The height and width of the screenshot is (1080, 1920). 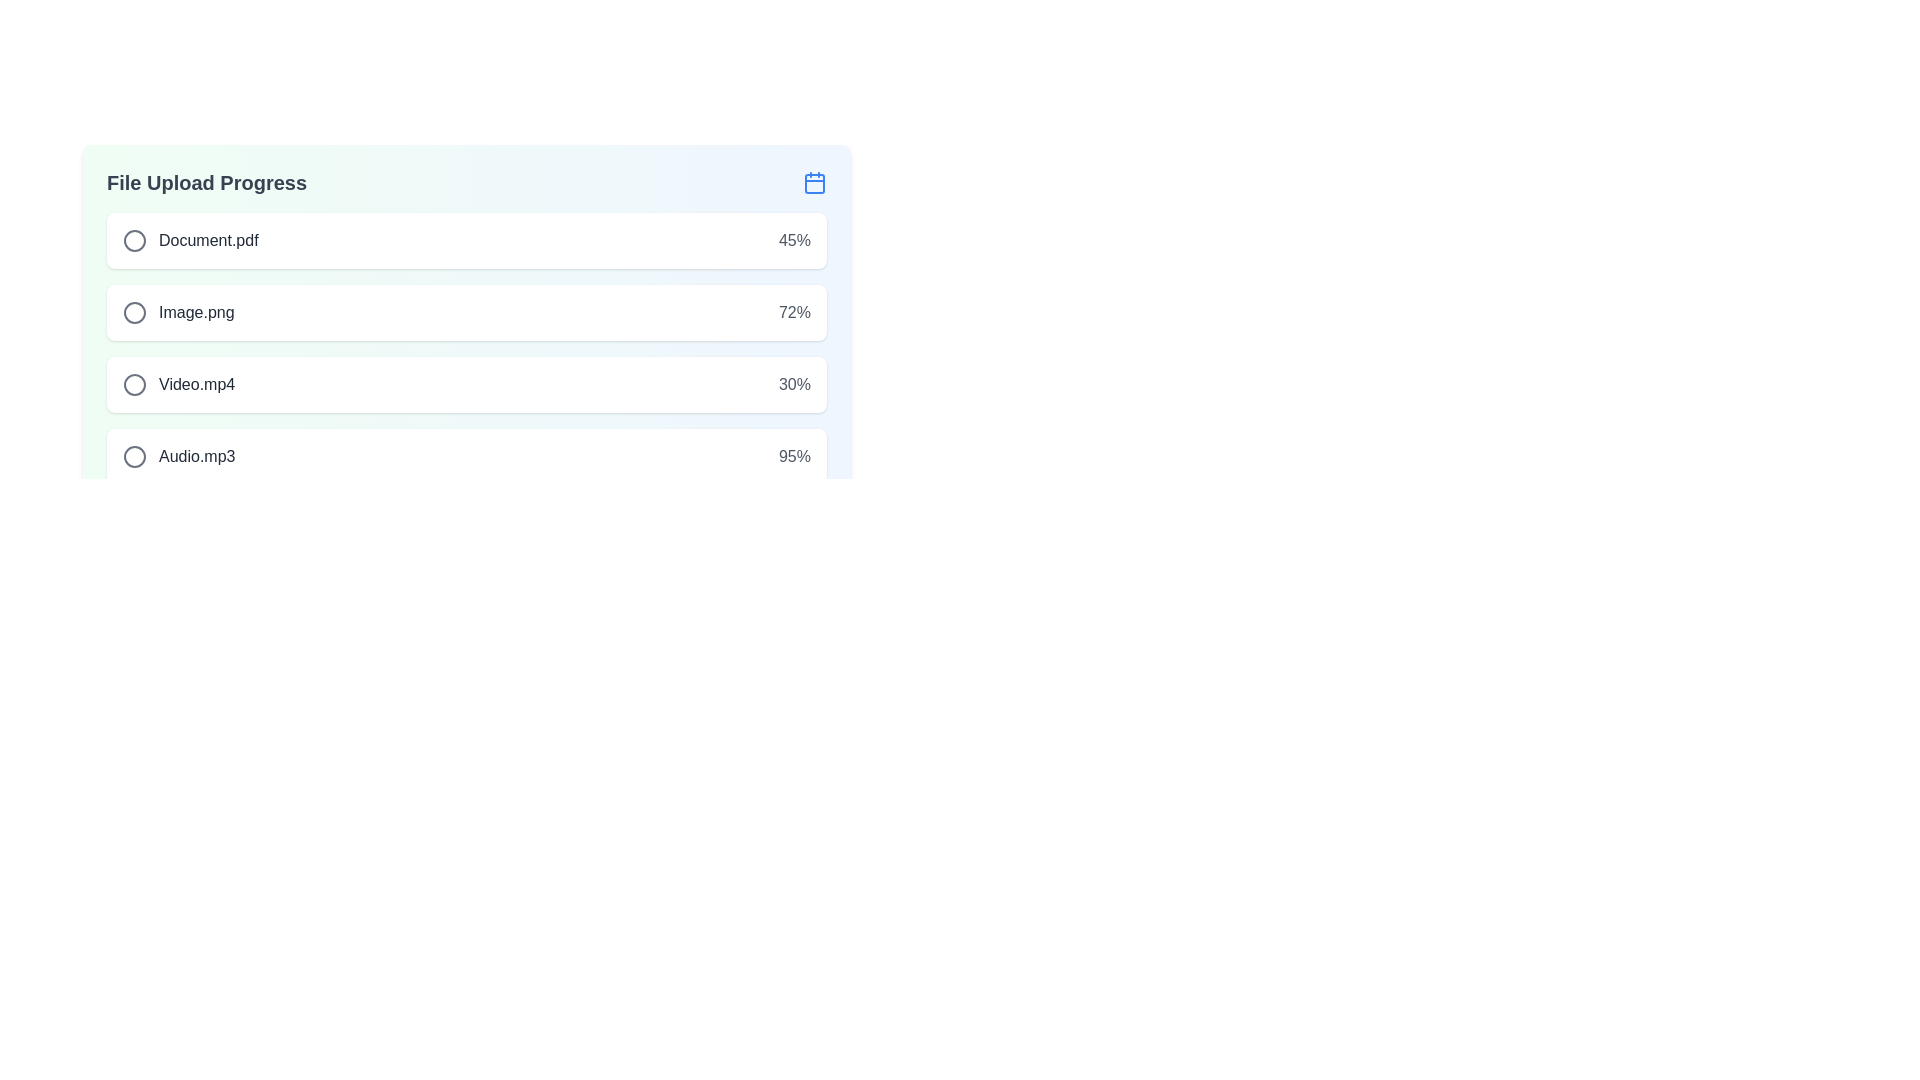 I want to click on the selection marker icon located on the left side of the 'Image.png' row in the 'File Upload Progress' list, so click(x=133, y=312).